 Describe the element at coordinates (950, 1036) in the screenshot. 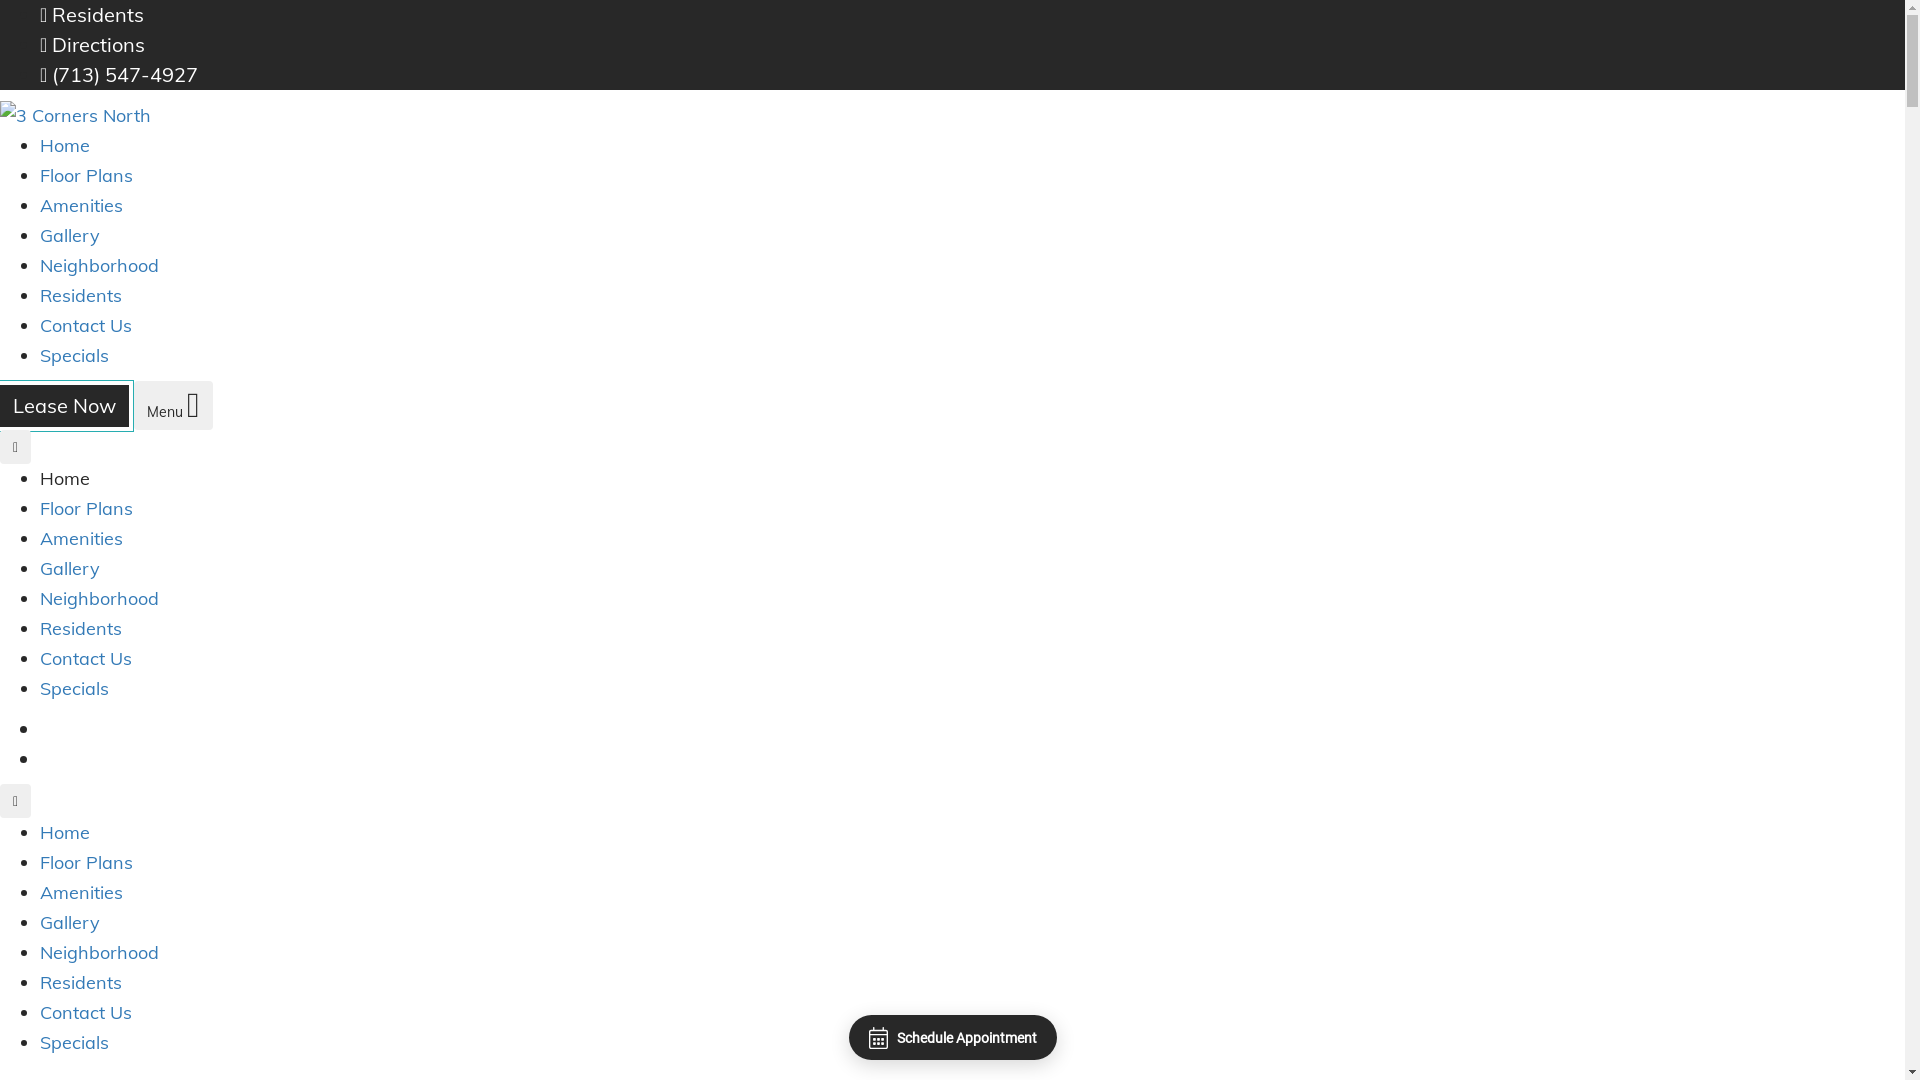

I see `'Schedule Appointment'` at that location.